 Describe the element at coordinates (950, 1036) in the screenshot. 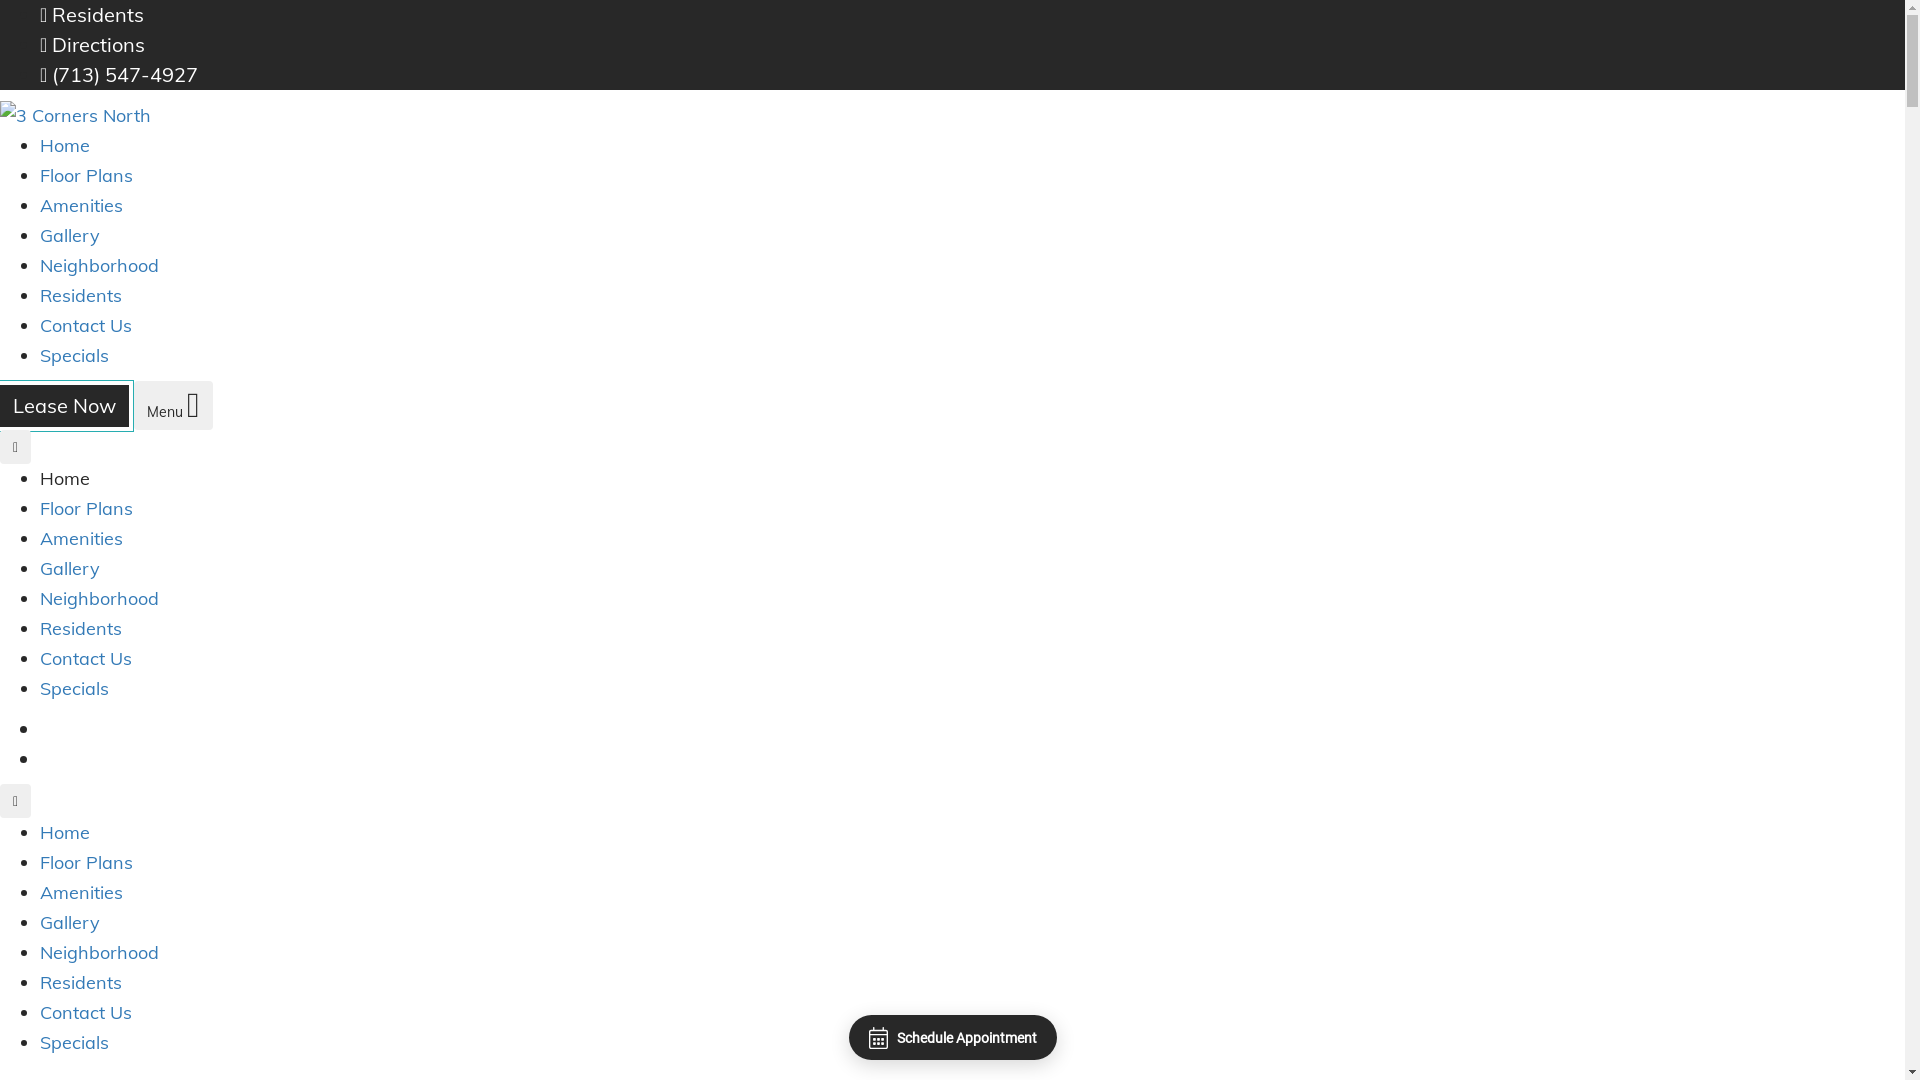

I see `'Schedule Appointment'` at that location.